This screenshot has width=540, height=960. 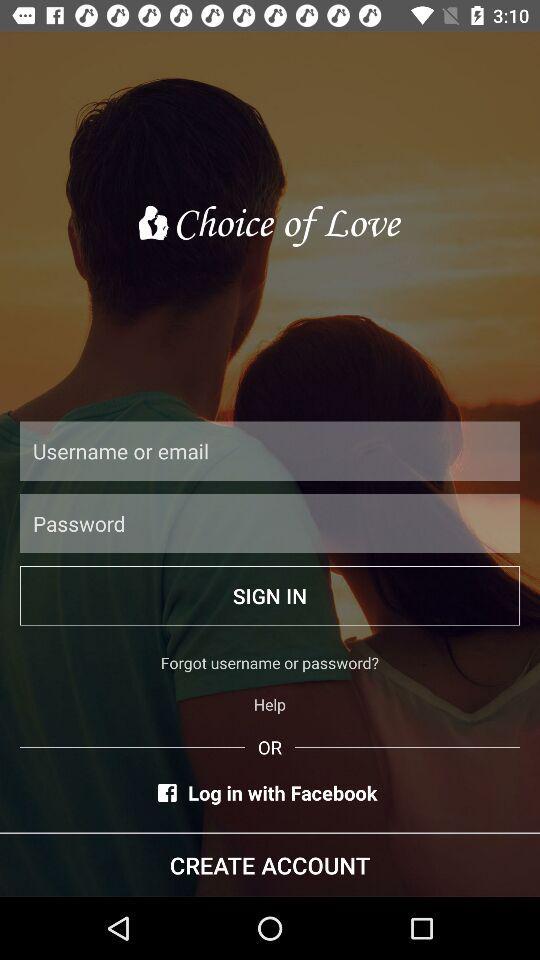 I want to click on text box, so click(x=270, y=451).